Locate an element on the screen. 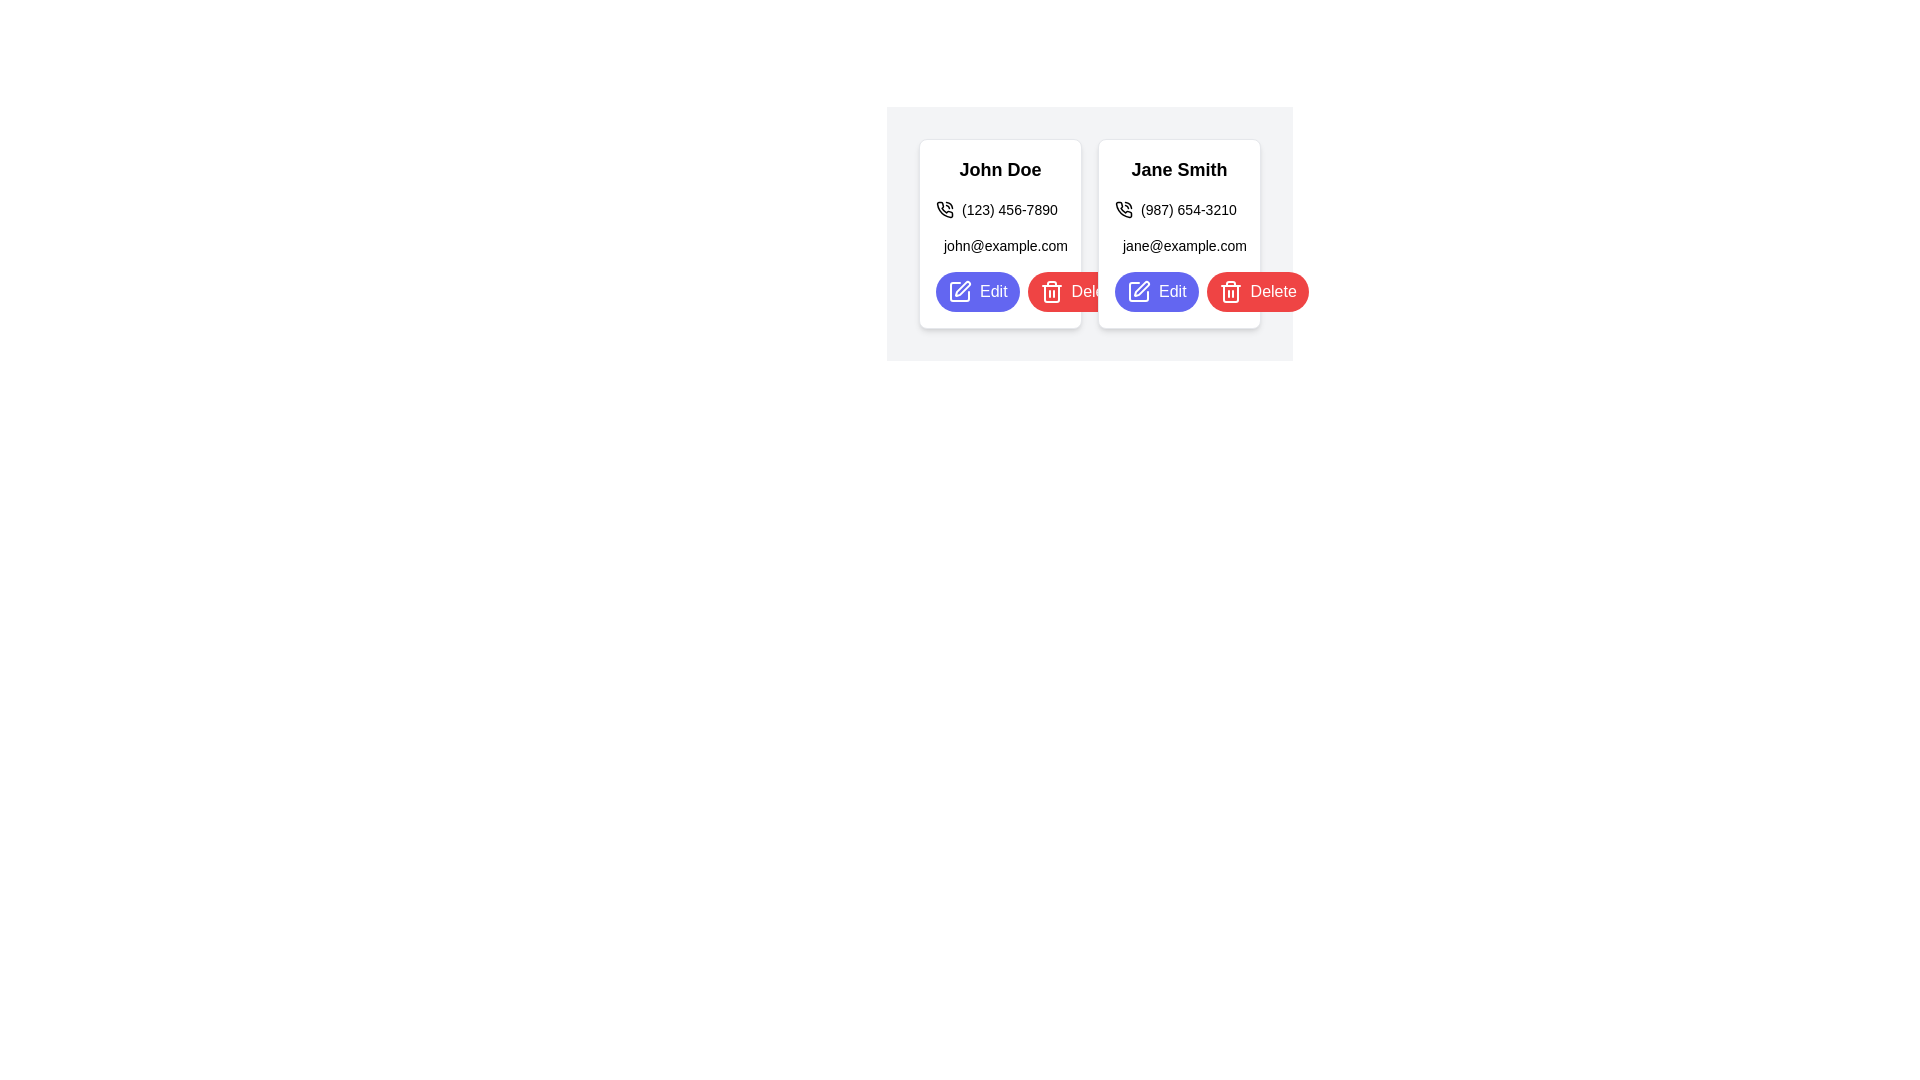 The width and height of the screenshot is (1920, 1080). the phone icon representing the contact method for 'John Doe' to interact with it if functionality is enabled is located at coordinates (944, 209).